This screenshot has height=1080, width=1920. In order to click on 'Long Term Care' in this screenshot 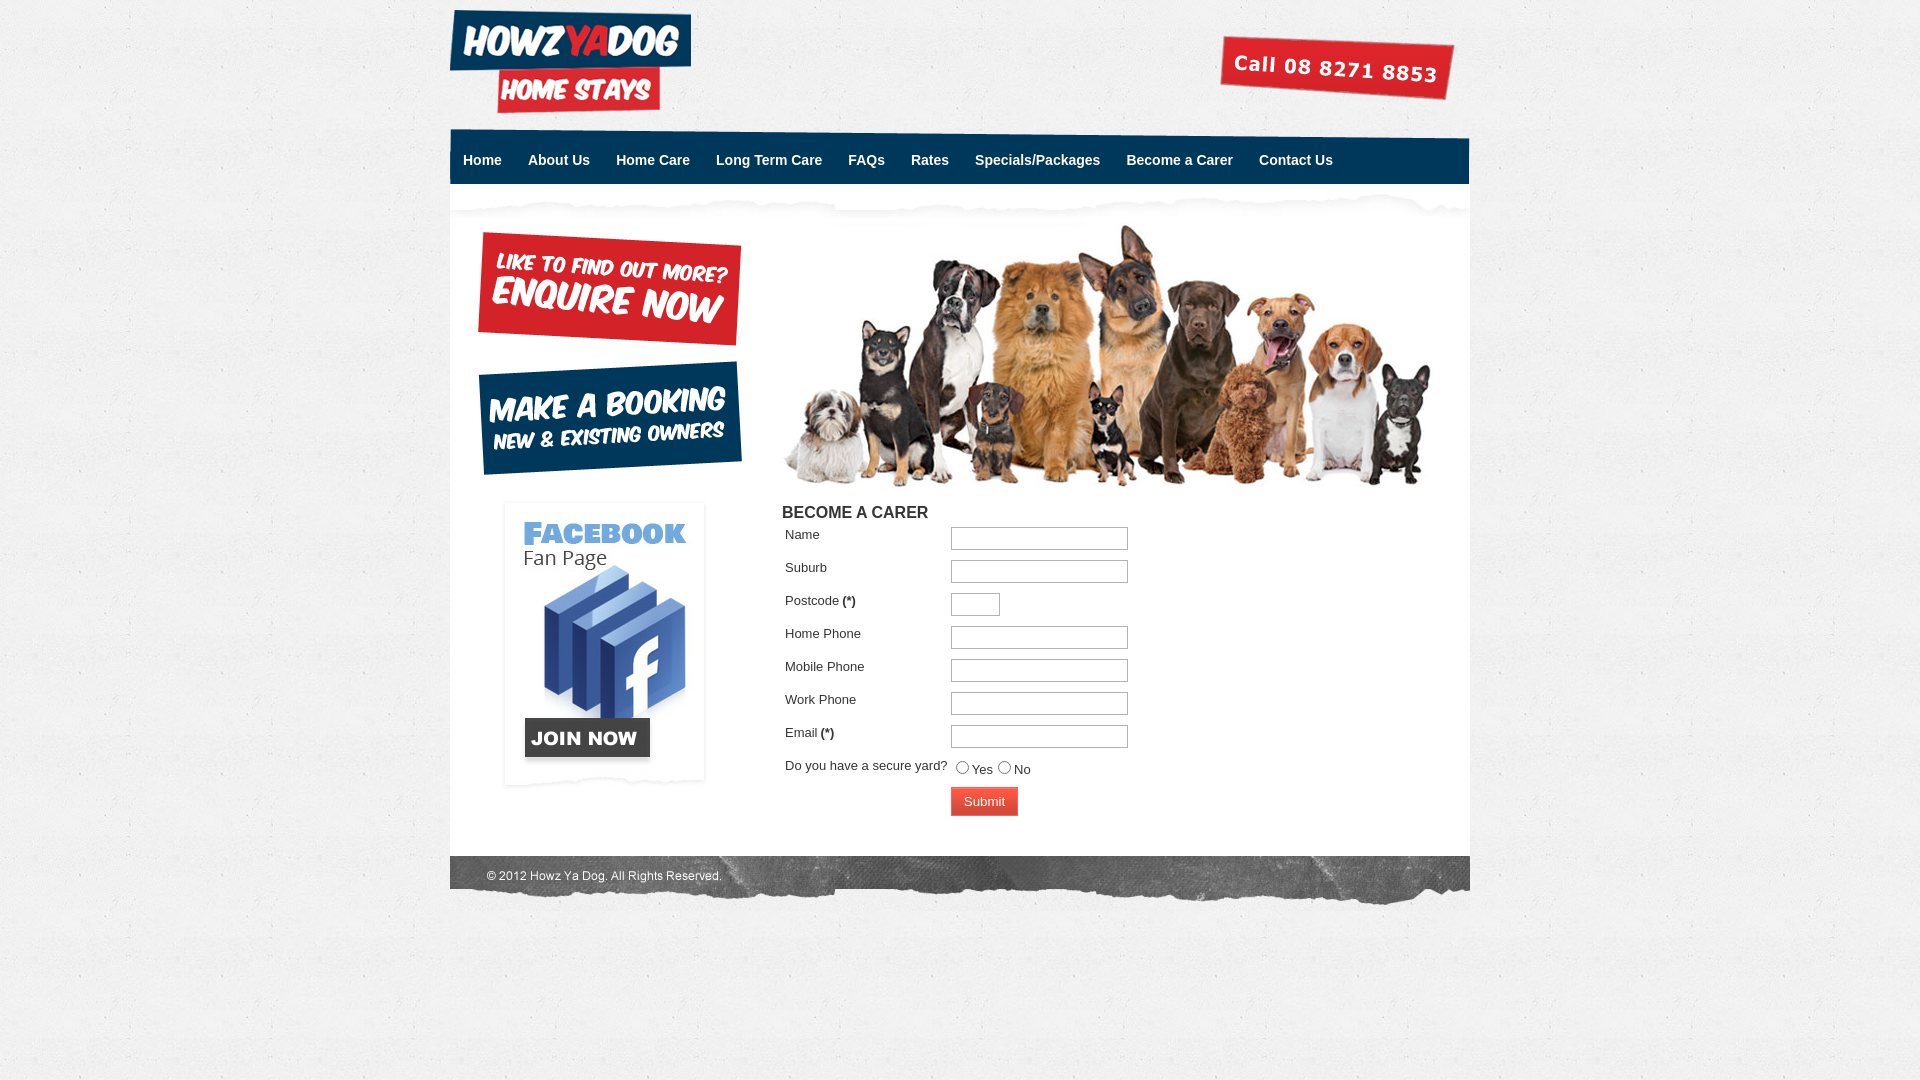, I will do `click(767, 154)`.